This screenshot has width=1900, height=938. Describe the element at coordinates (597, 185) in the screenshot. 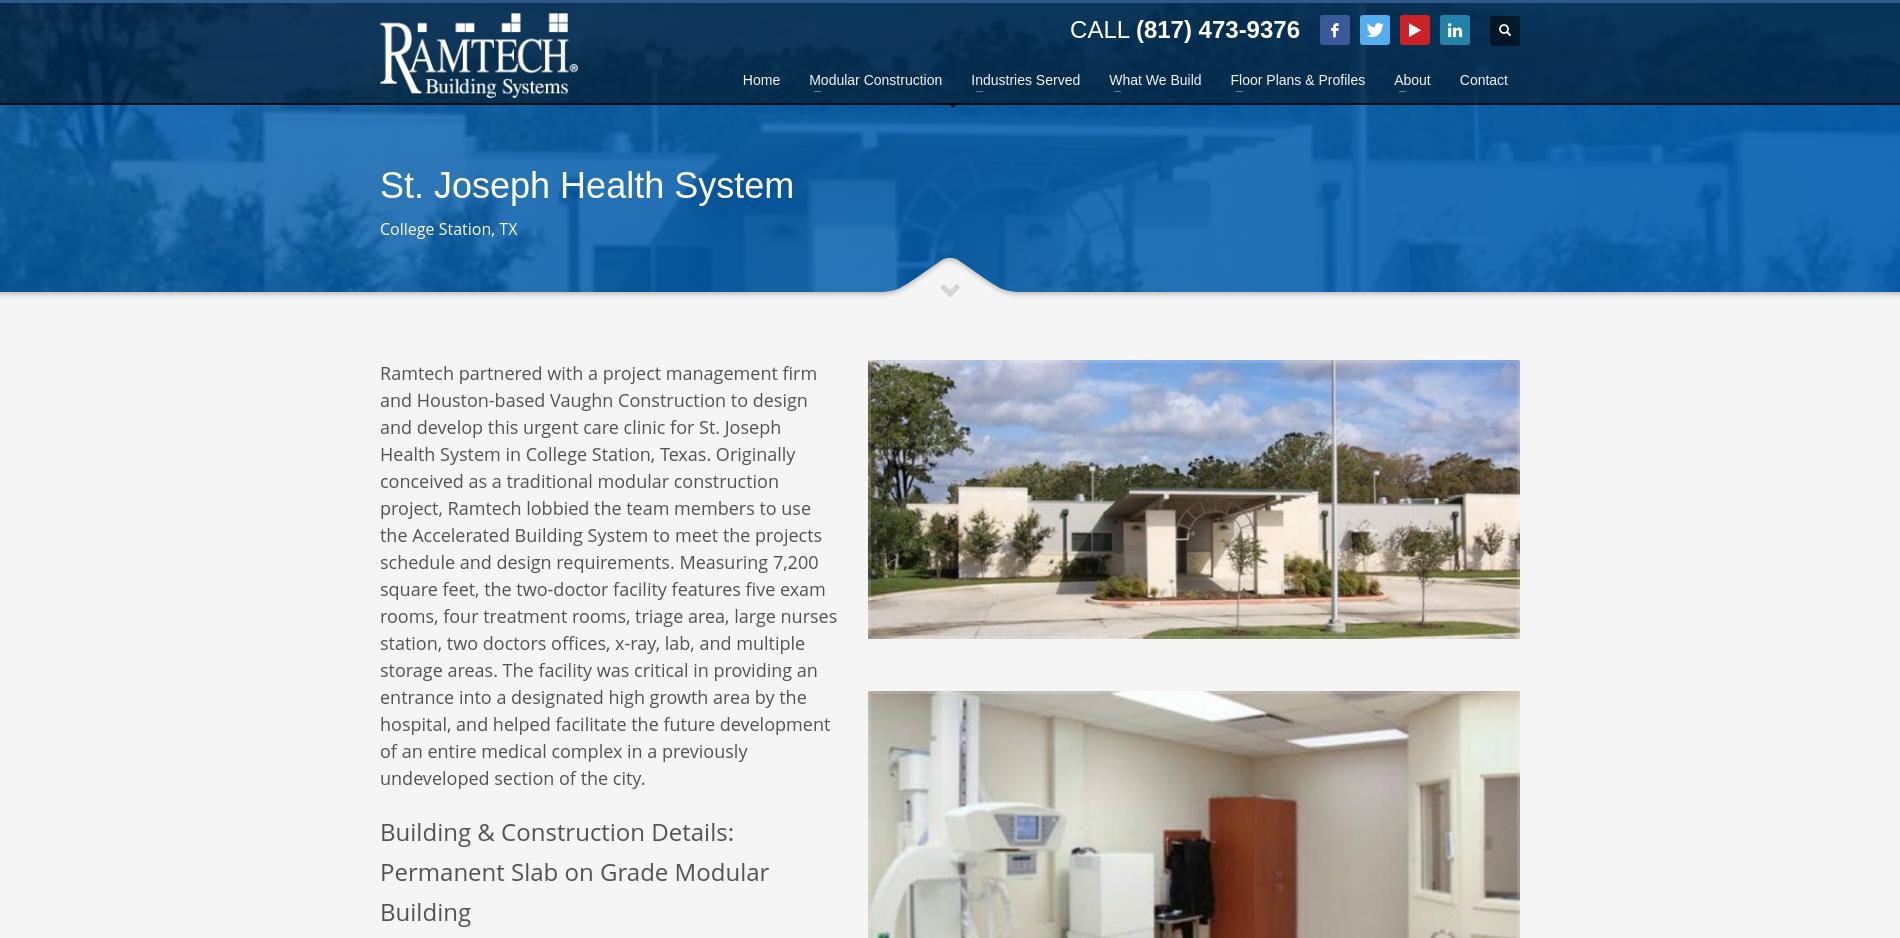

I see `'Email:'` at that location.